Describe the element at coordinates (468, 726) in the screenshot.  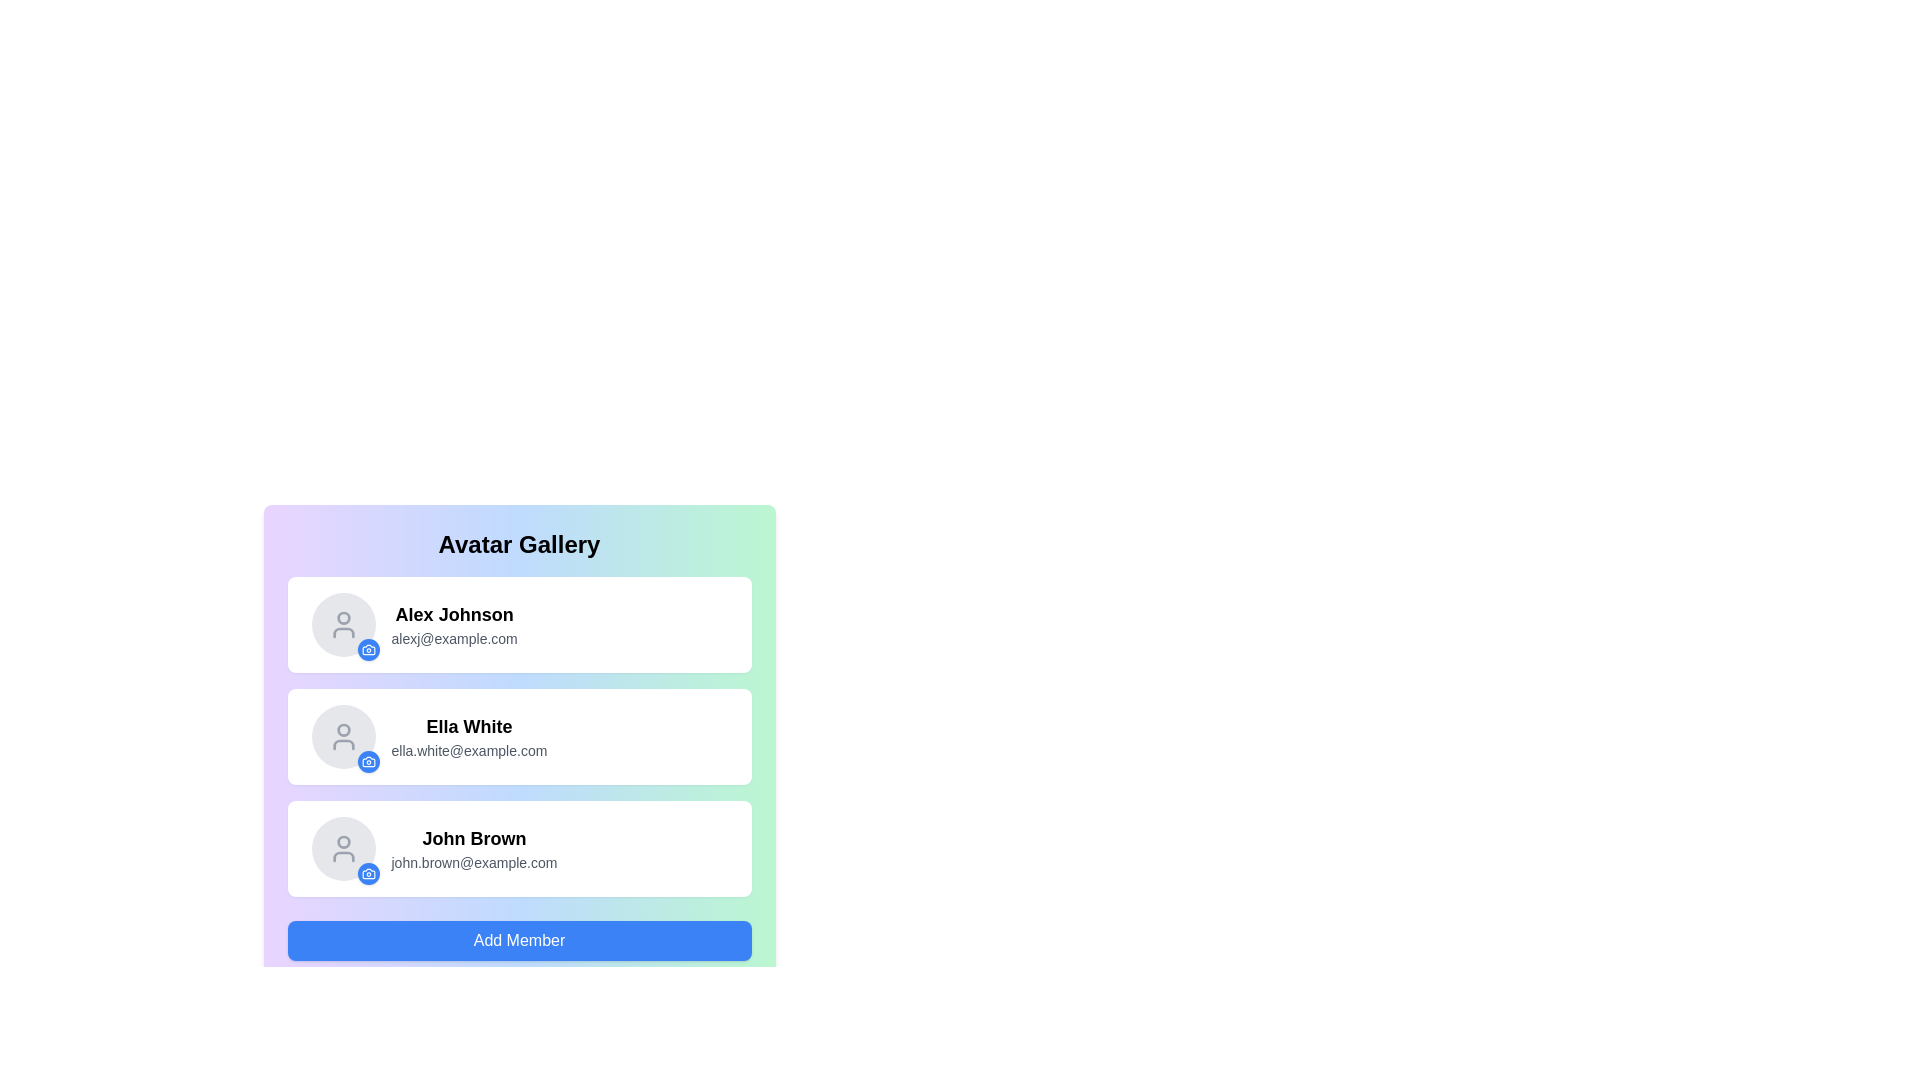
I see `the user name text label that serves as the primary identifier for the user displayed in the current card, located above the email address 'ella.white@example.com'` at that location.